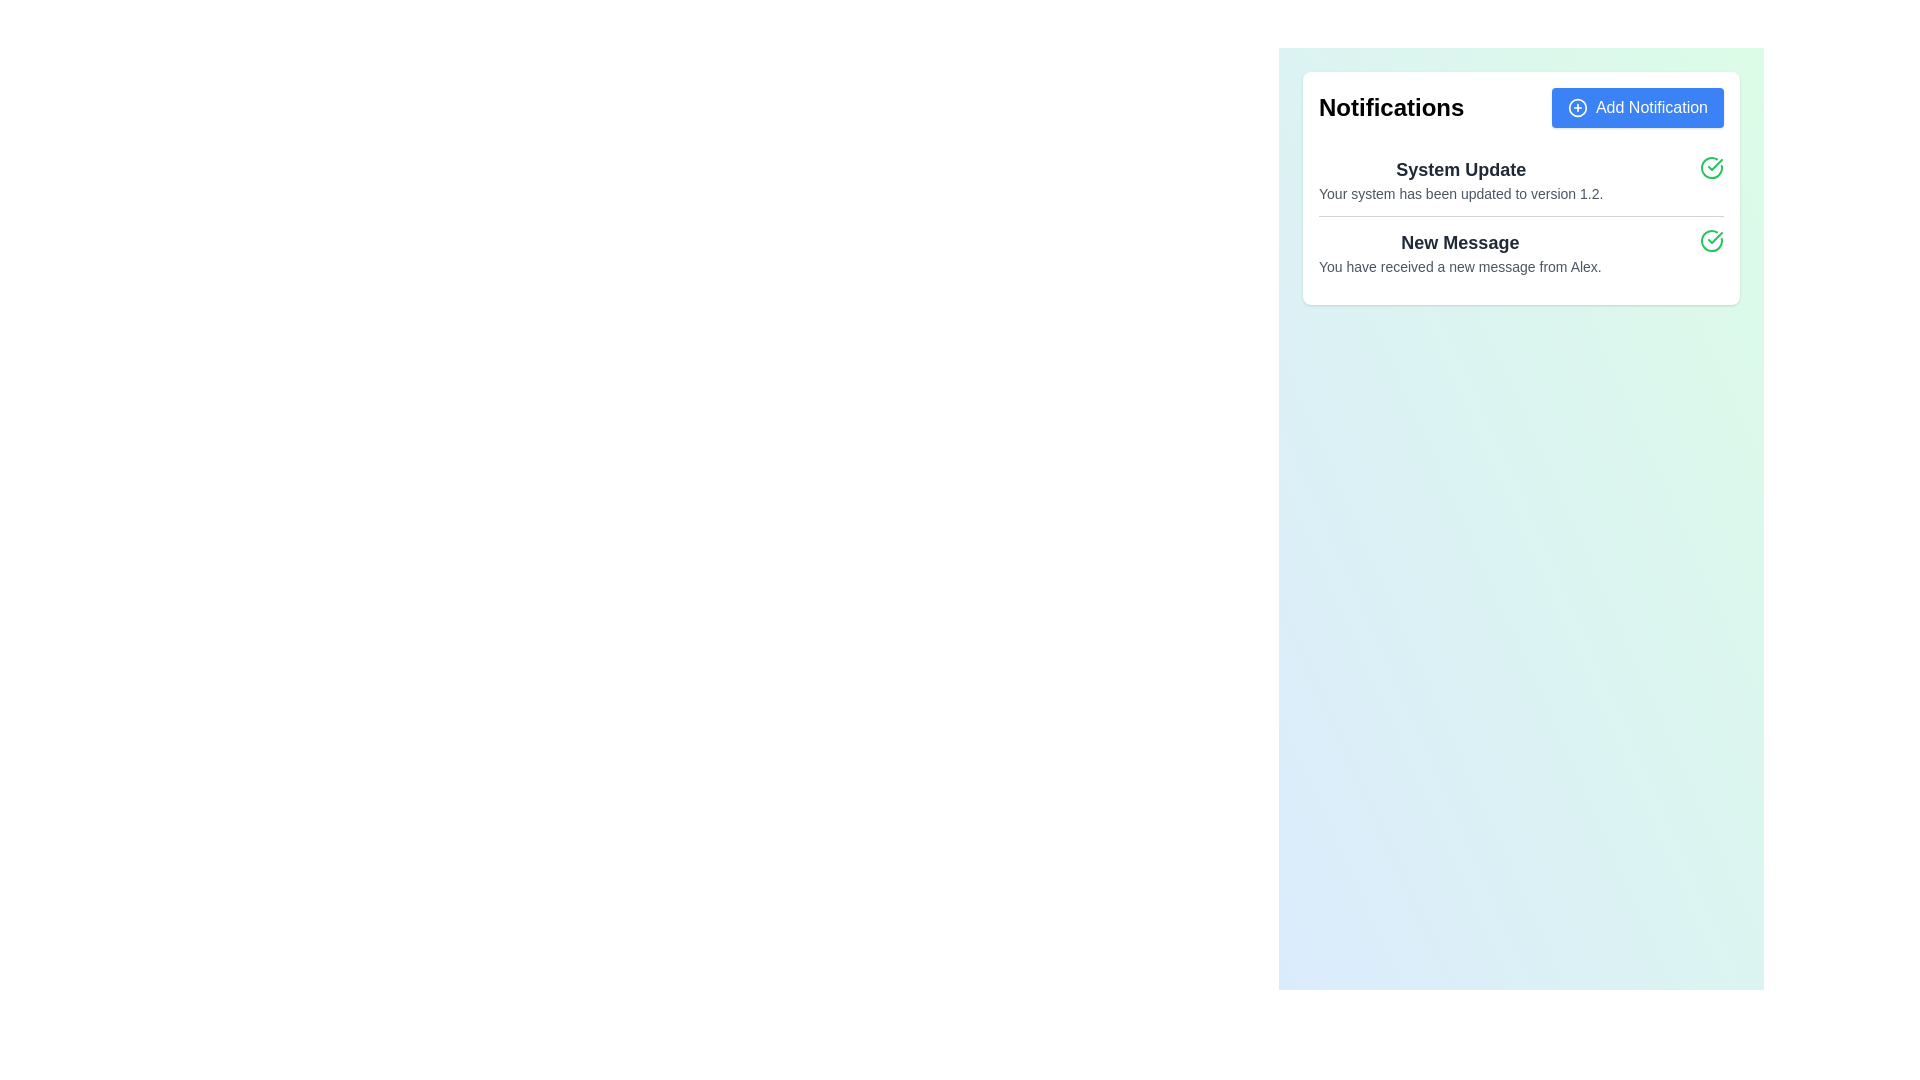  What do you see at coordinates (1711, 239) in the screenshot?
I see `the circular confirmation icon with a green checkmark located at the far-right side of the row containing the 'New Message' notification to acknowledge it` at bounding box center [1711, 239].